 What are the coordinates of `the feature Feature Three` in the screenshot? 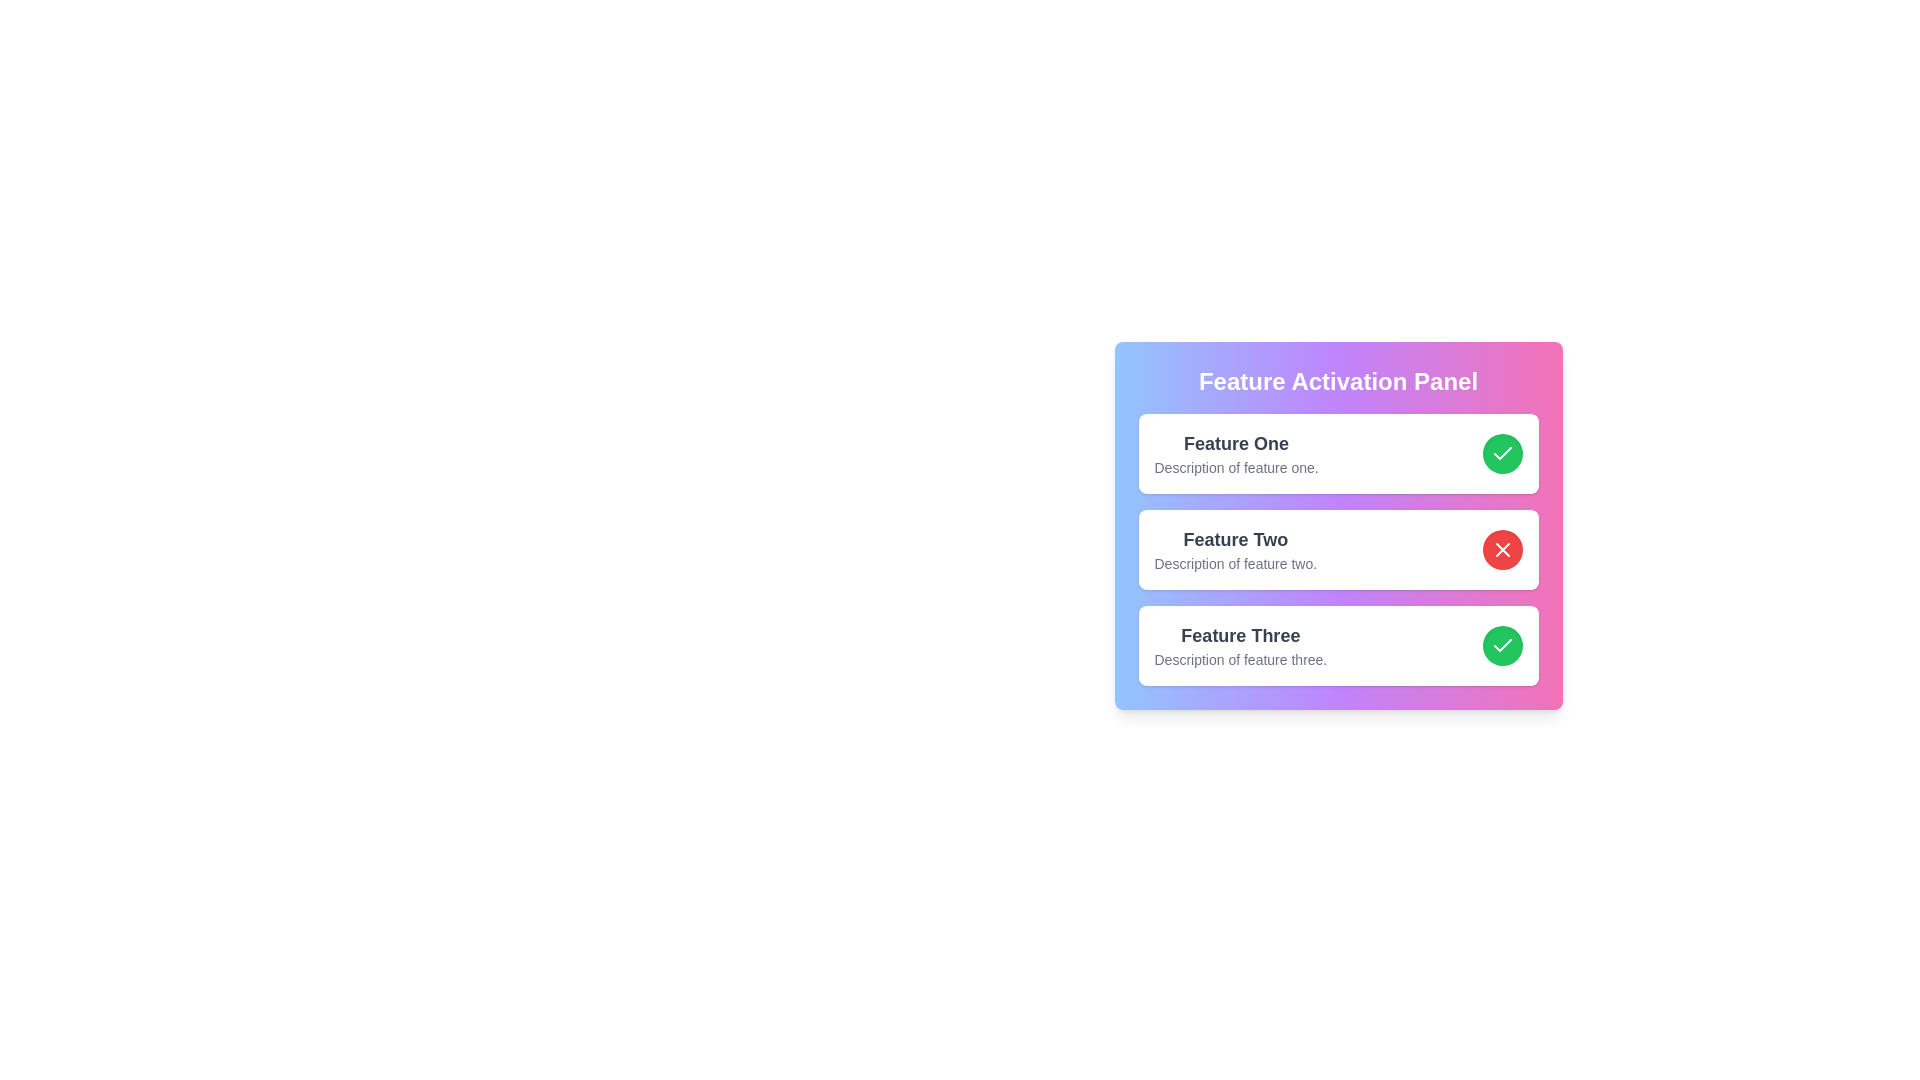 It's located at (1502, 645).